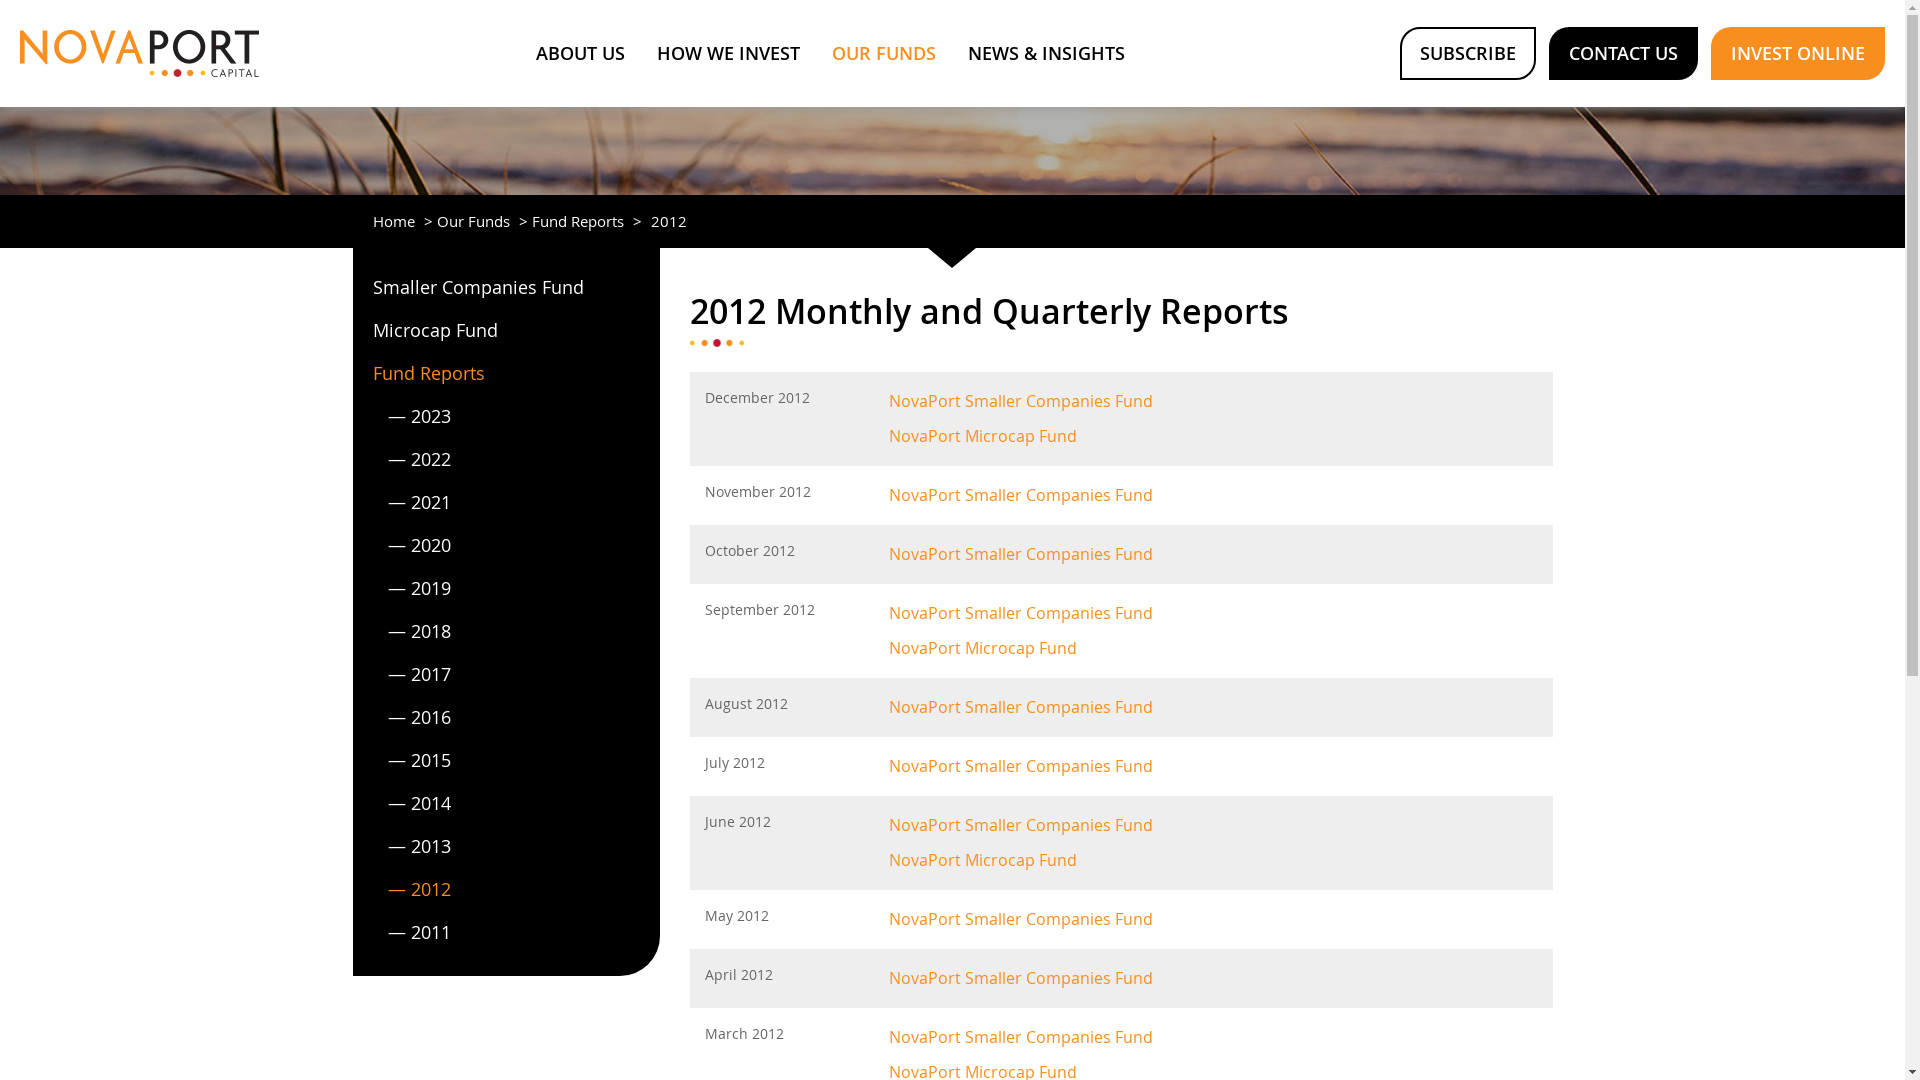  I want to click on '2018', so click(505, 623).